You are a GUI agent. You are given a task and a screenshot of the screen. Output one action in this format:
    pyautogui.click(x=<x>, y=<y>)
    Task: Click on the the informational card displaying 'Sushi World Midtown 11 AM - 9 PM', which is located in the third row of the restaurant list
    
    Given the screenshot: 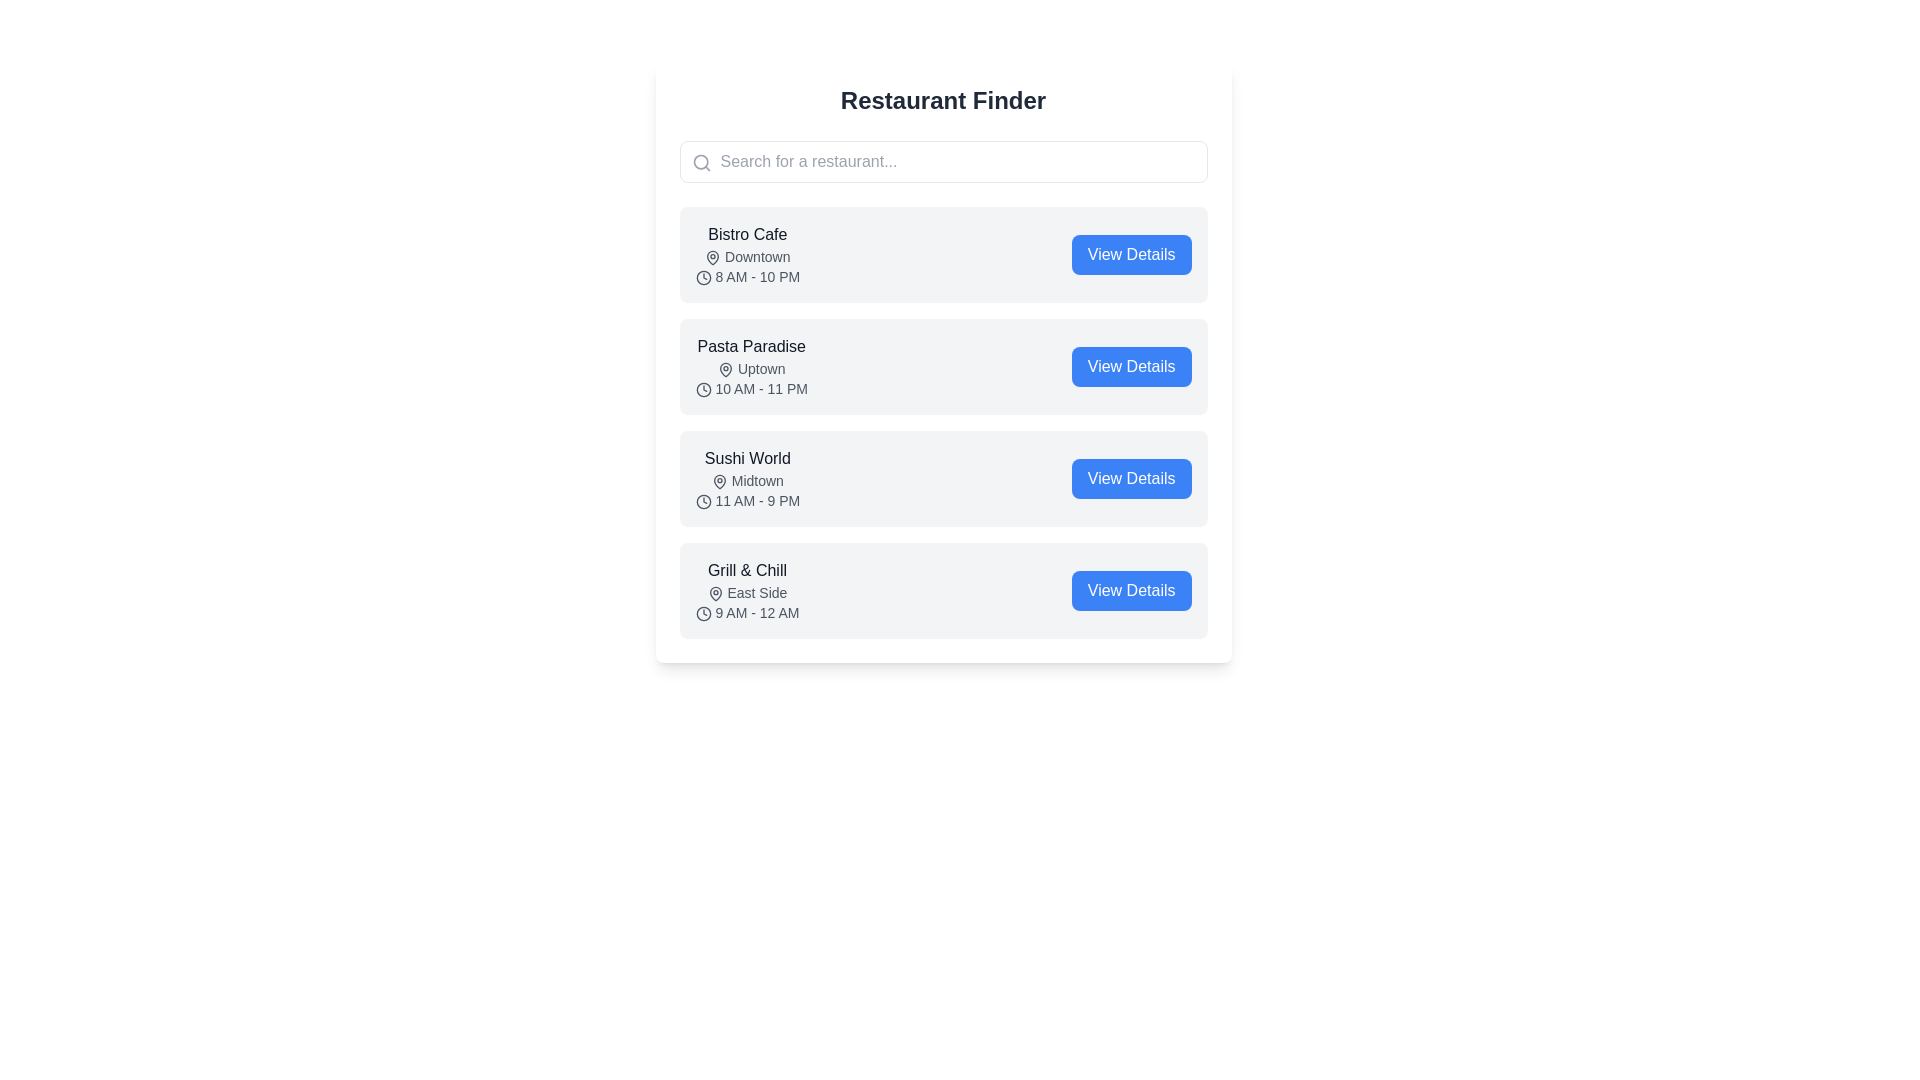 What is the action you would take?
    pyautogui.click(x=746, y=478)
    